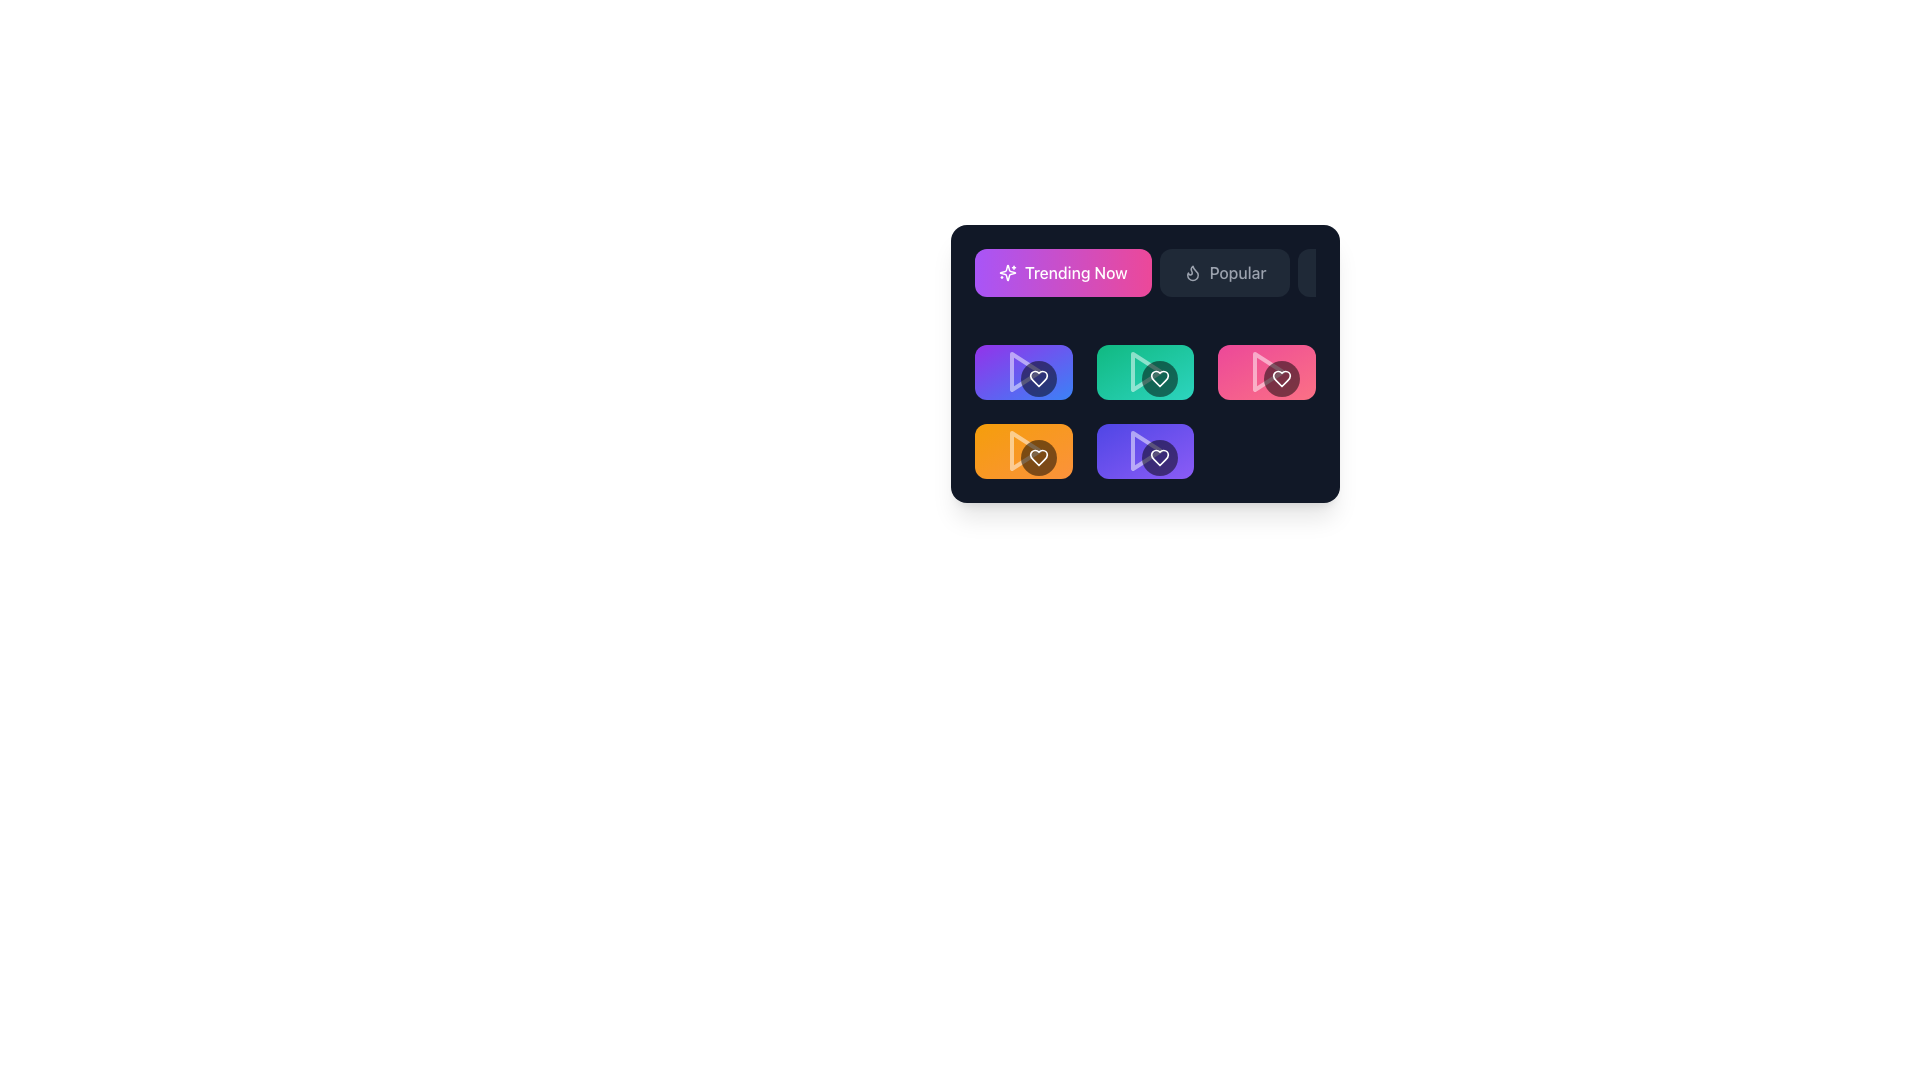  I want to click on the heart-shaped icon, which is centered within a green button in the second row and second column of the grid layout, so click(1160, 378).